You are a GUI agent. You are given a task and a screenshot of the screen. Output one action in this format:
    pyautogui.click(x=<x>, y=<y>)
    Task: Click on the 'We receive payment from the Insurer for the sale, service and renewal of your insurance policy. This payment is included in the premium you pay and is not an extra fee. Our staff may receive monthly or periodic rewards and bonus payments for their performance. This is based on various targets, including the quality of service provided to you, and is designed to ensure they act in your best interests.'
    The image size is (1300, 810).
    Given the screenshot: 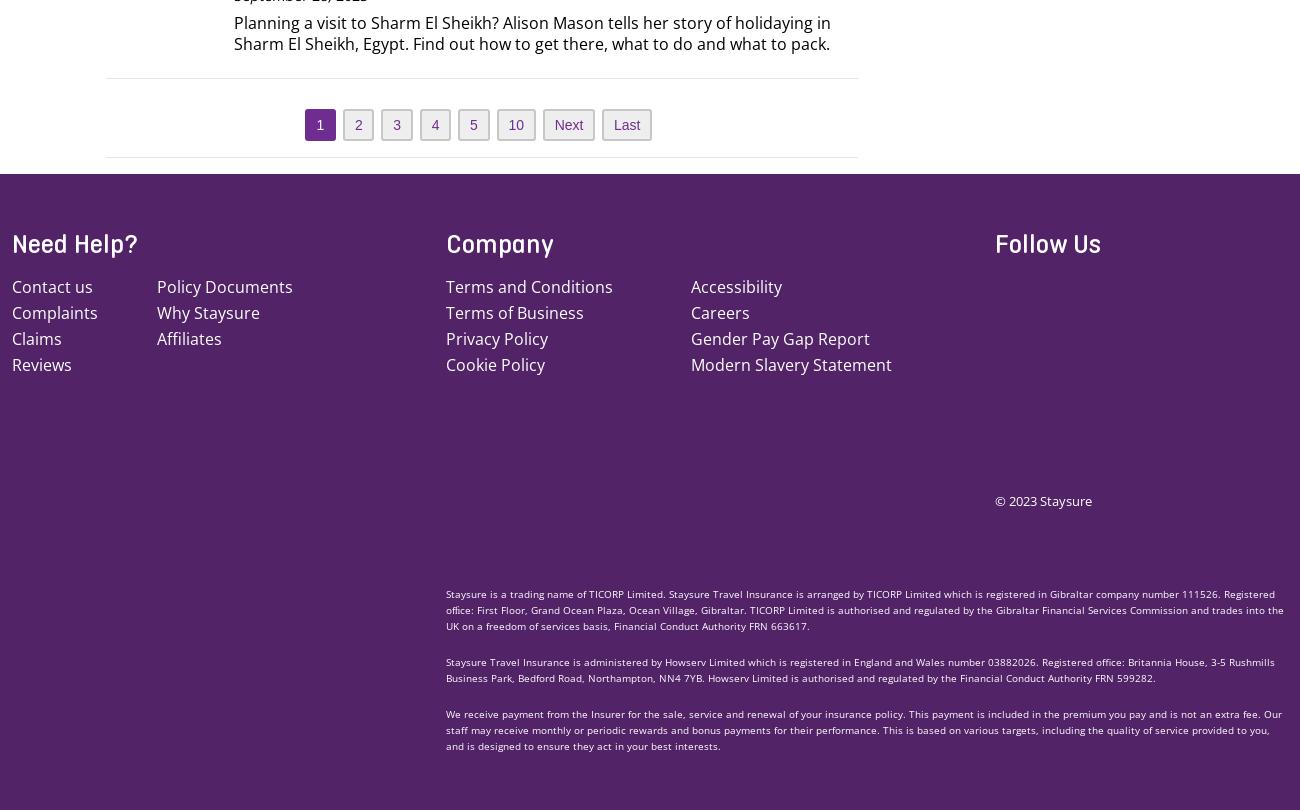 What is the action you would take?
    pyautogui.click(x=862, y=728)
    